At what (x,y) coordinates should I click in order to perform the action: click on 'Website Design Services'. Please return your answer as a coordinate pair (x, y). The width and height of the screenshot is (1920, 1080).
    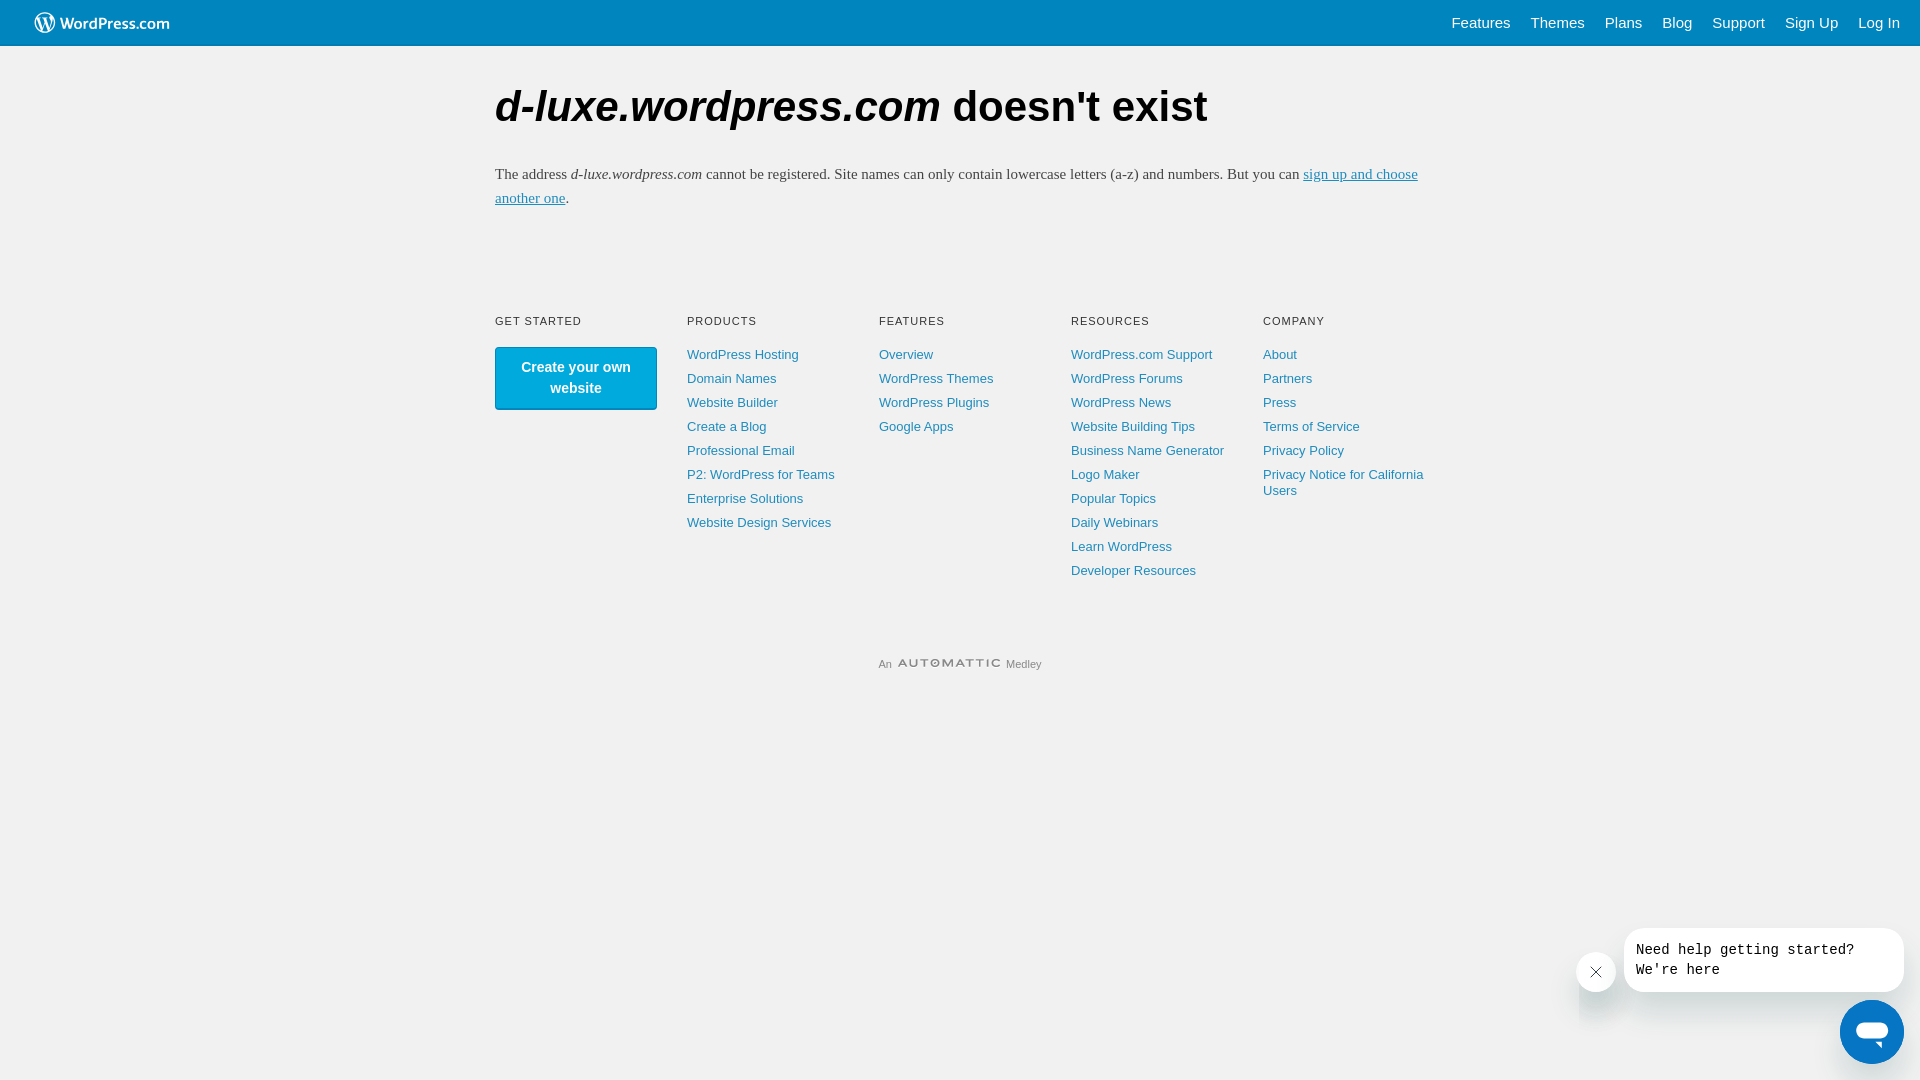
    Looking at the image, I should click on (757, 521).